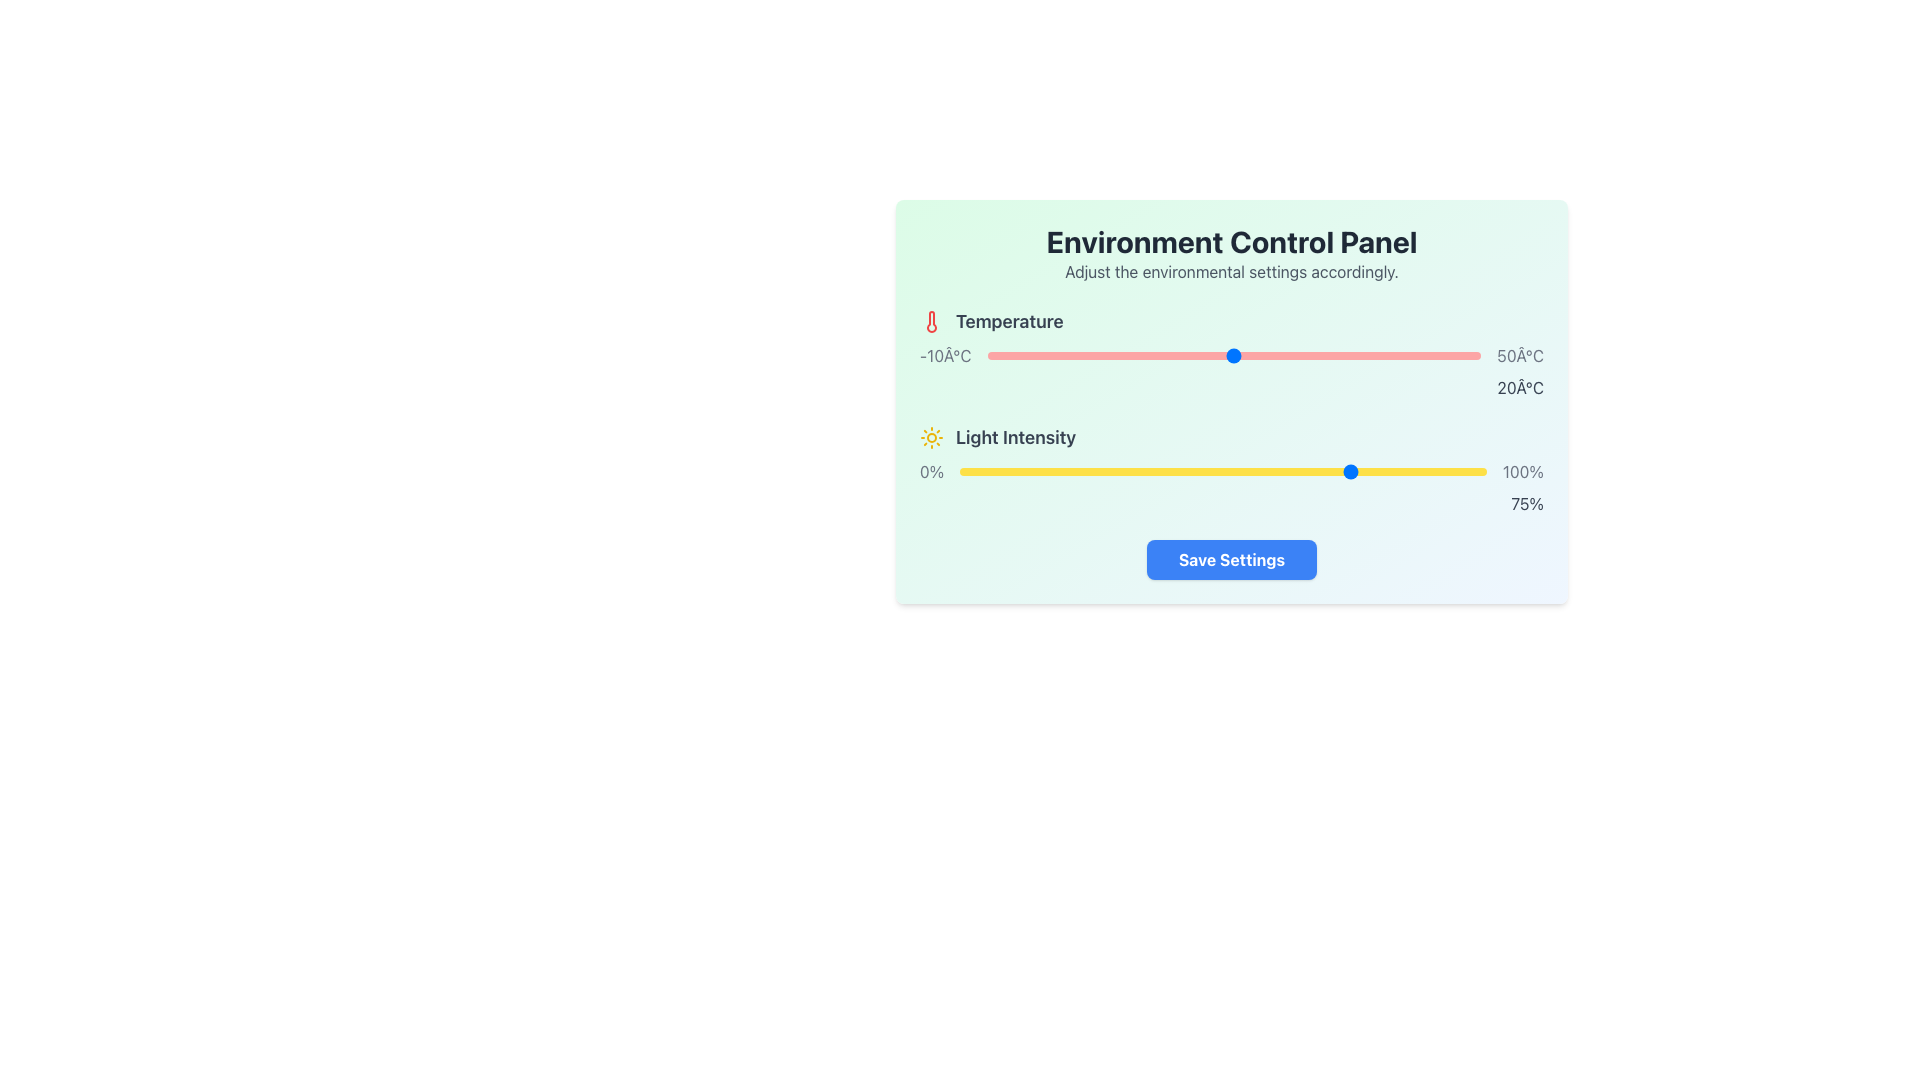 This screenshot has width=1920, height=1080. Describe the element at coordinates (1012, 471) in the screenshot. I see `light intensity` at that location.